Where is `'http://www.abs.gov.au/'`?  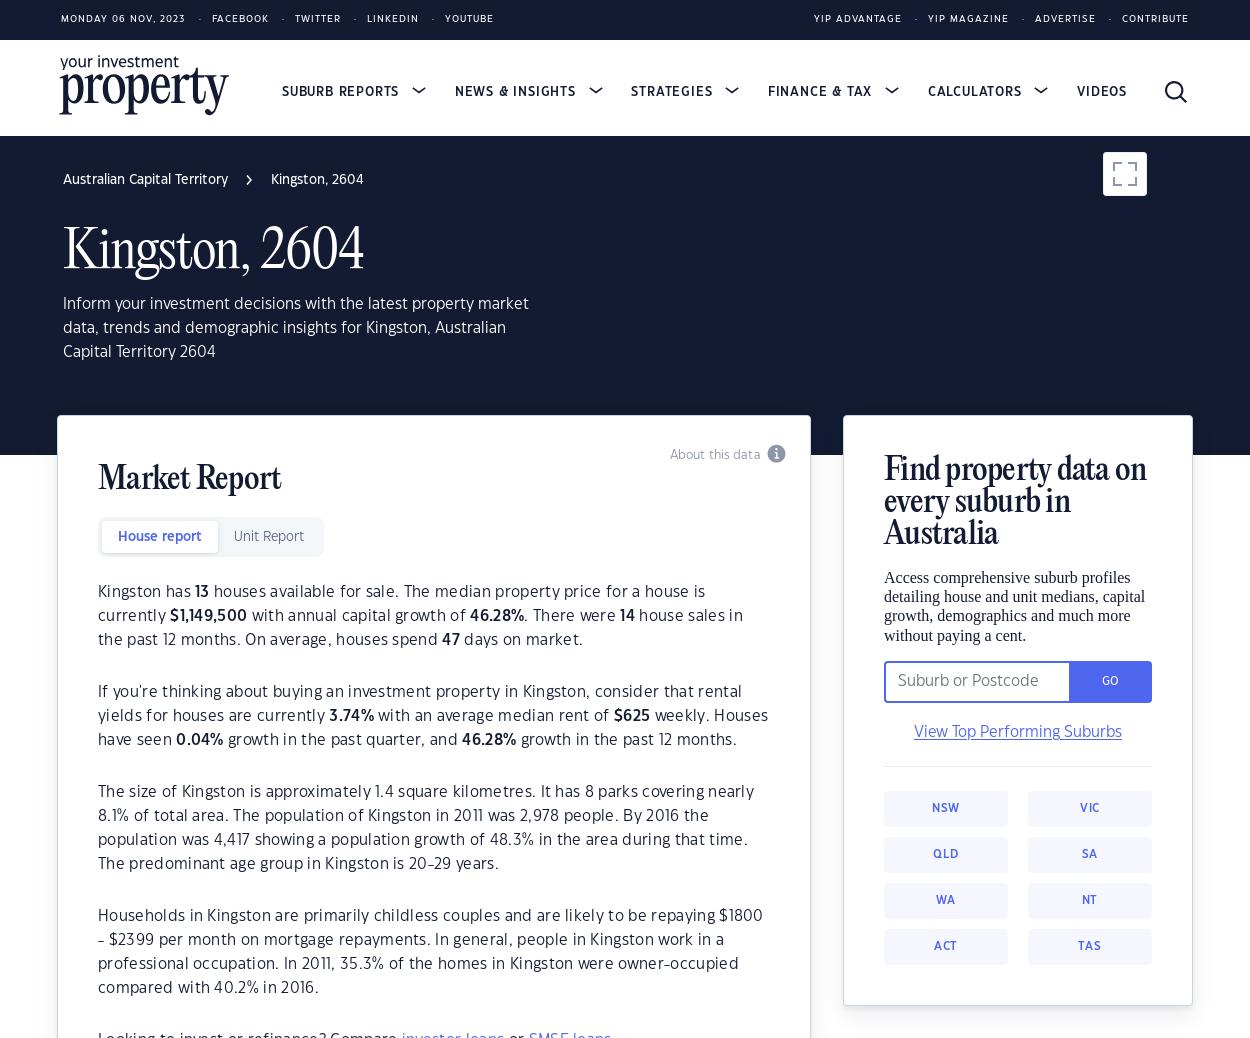 'http://www.abs.gov.au/' is located at coordinates (708, 587).